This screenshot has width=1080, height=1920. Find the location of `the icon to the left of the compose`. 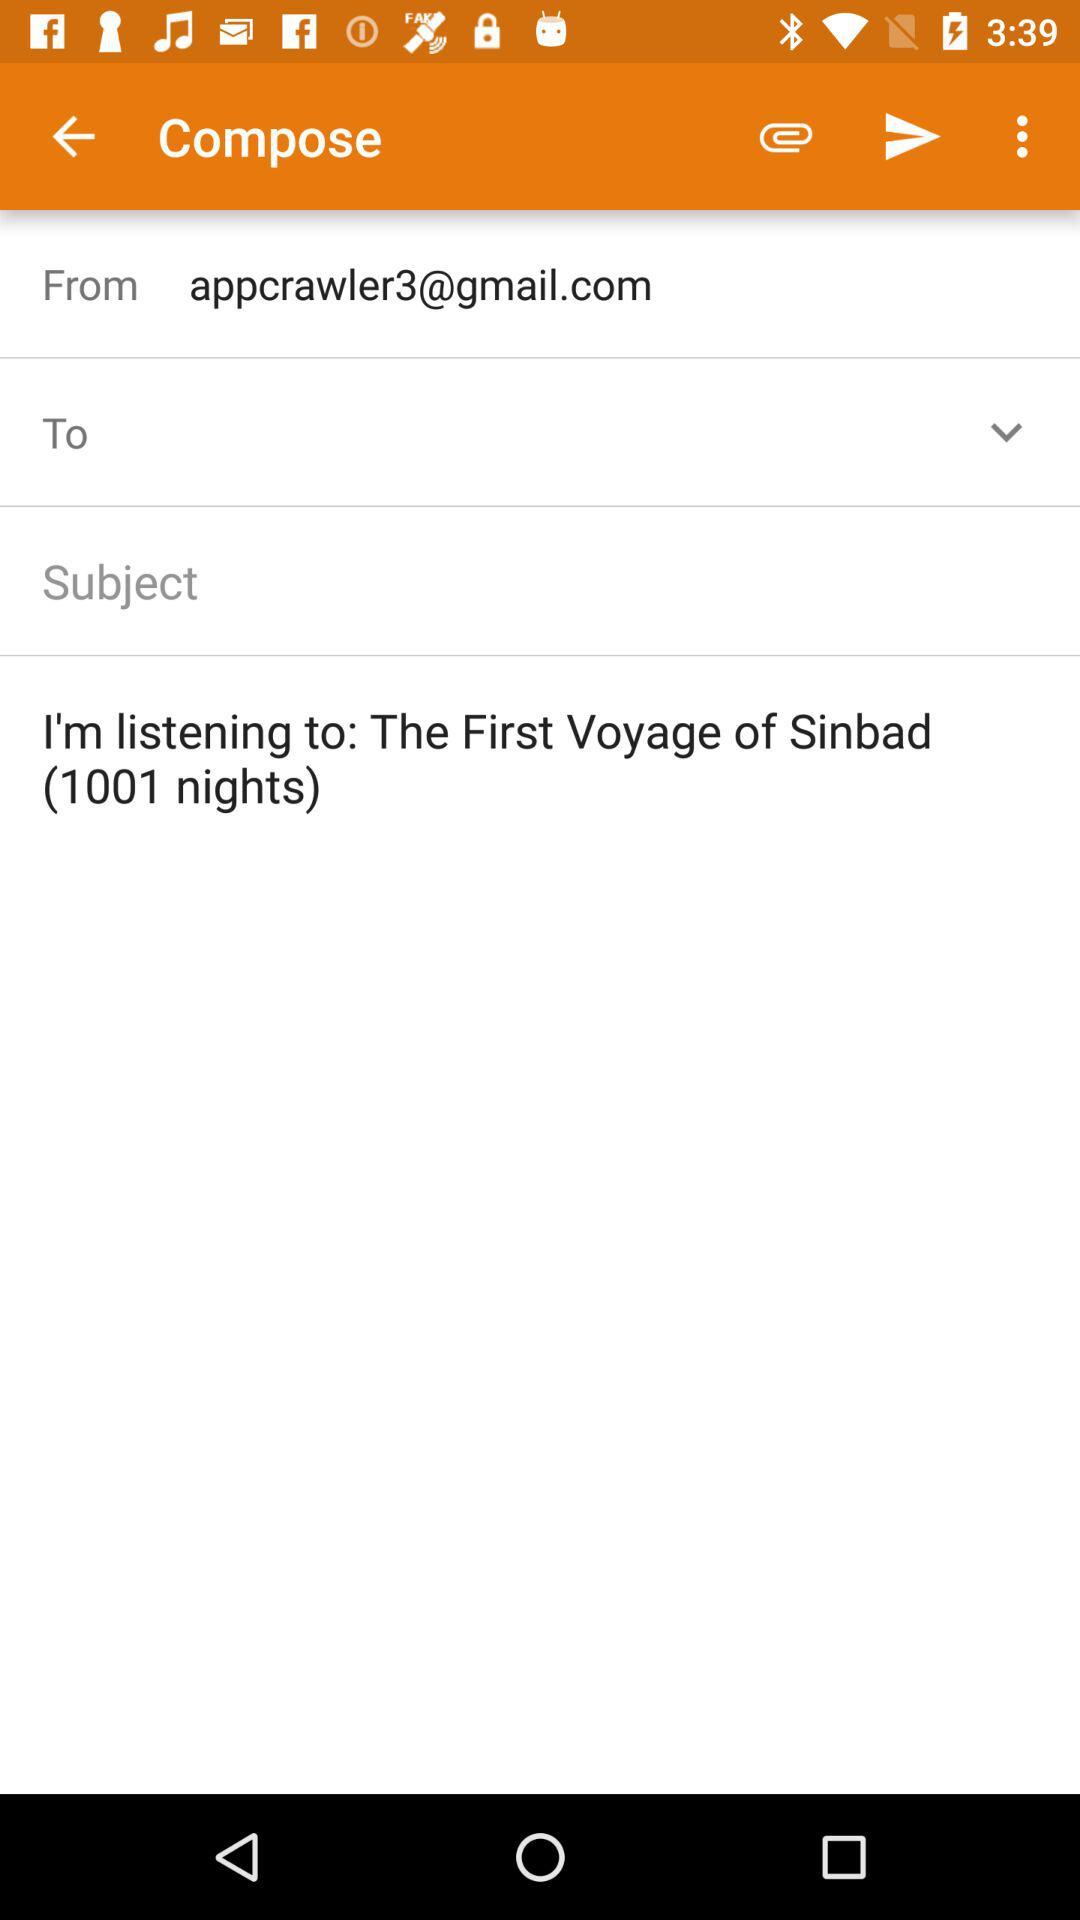

the icon to the left of the compose is located at coordinates (72, 135).